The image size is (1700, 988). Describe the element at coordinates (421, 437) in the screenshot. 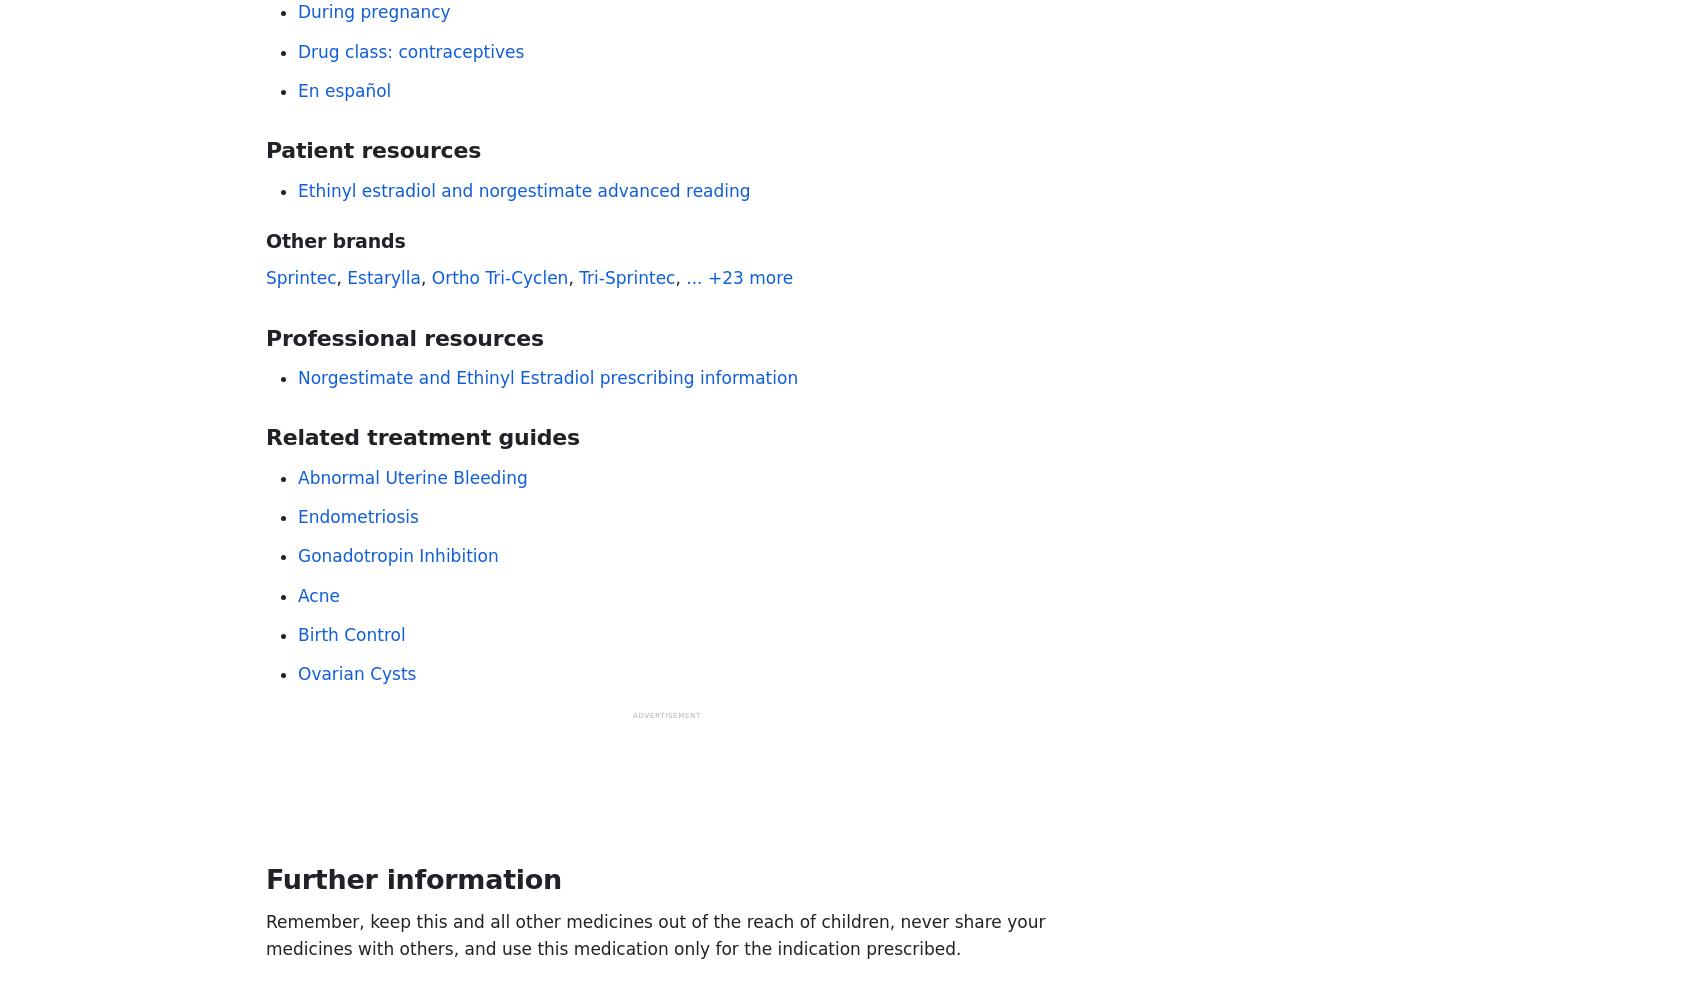

I see `'Related treatment guides'` at that location.